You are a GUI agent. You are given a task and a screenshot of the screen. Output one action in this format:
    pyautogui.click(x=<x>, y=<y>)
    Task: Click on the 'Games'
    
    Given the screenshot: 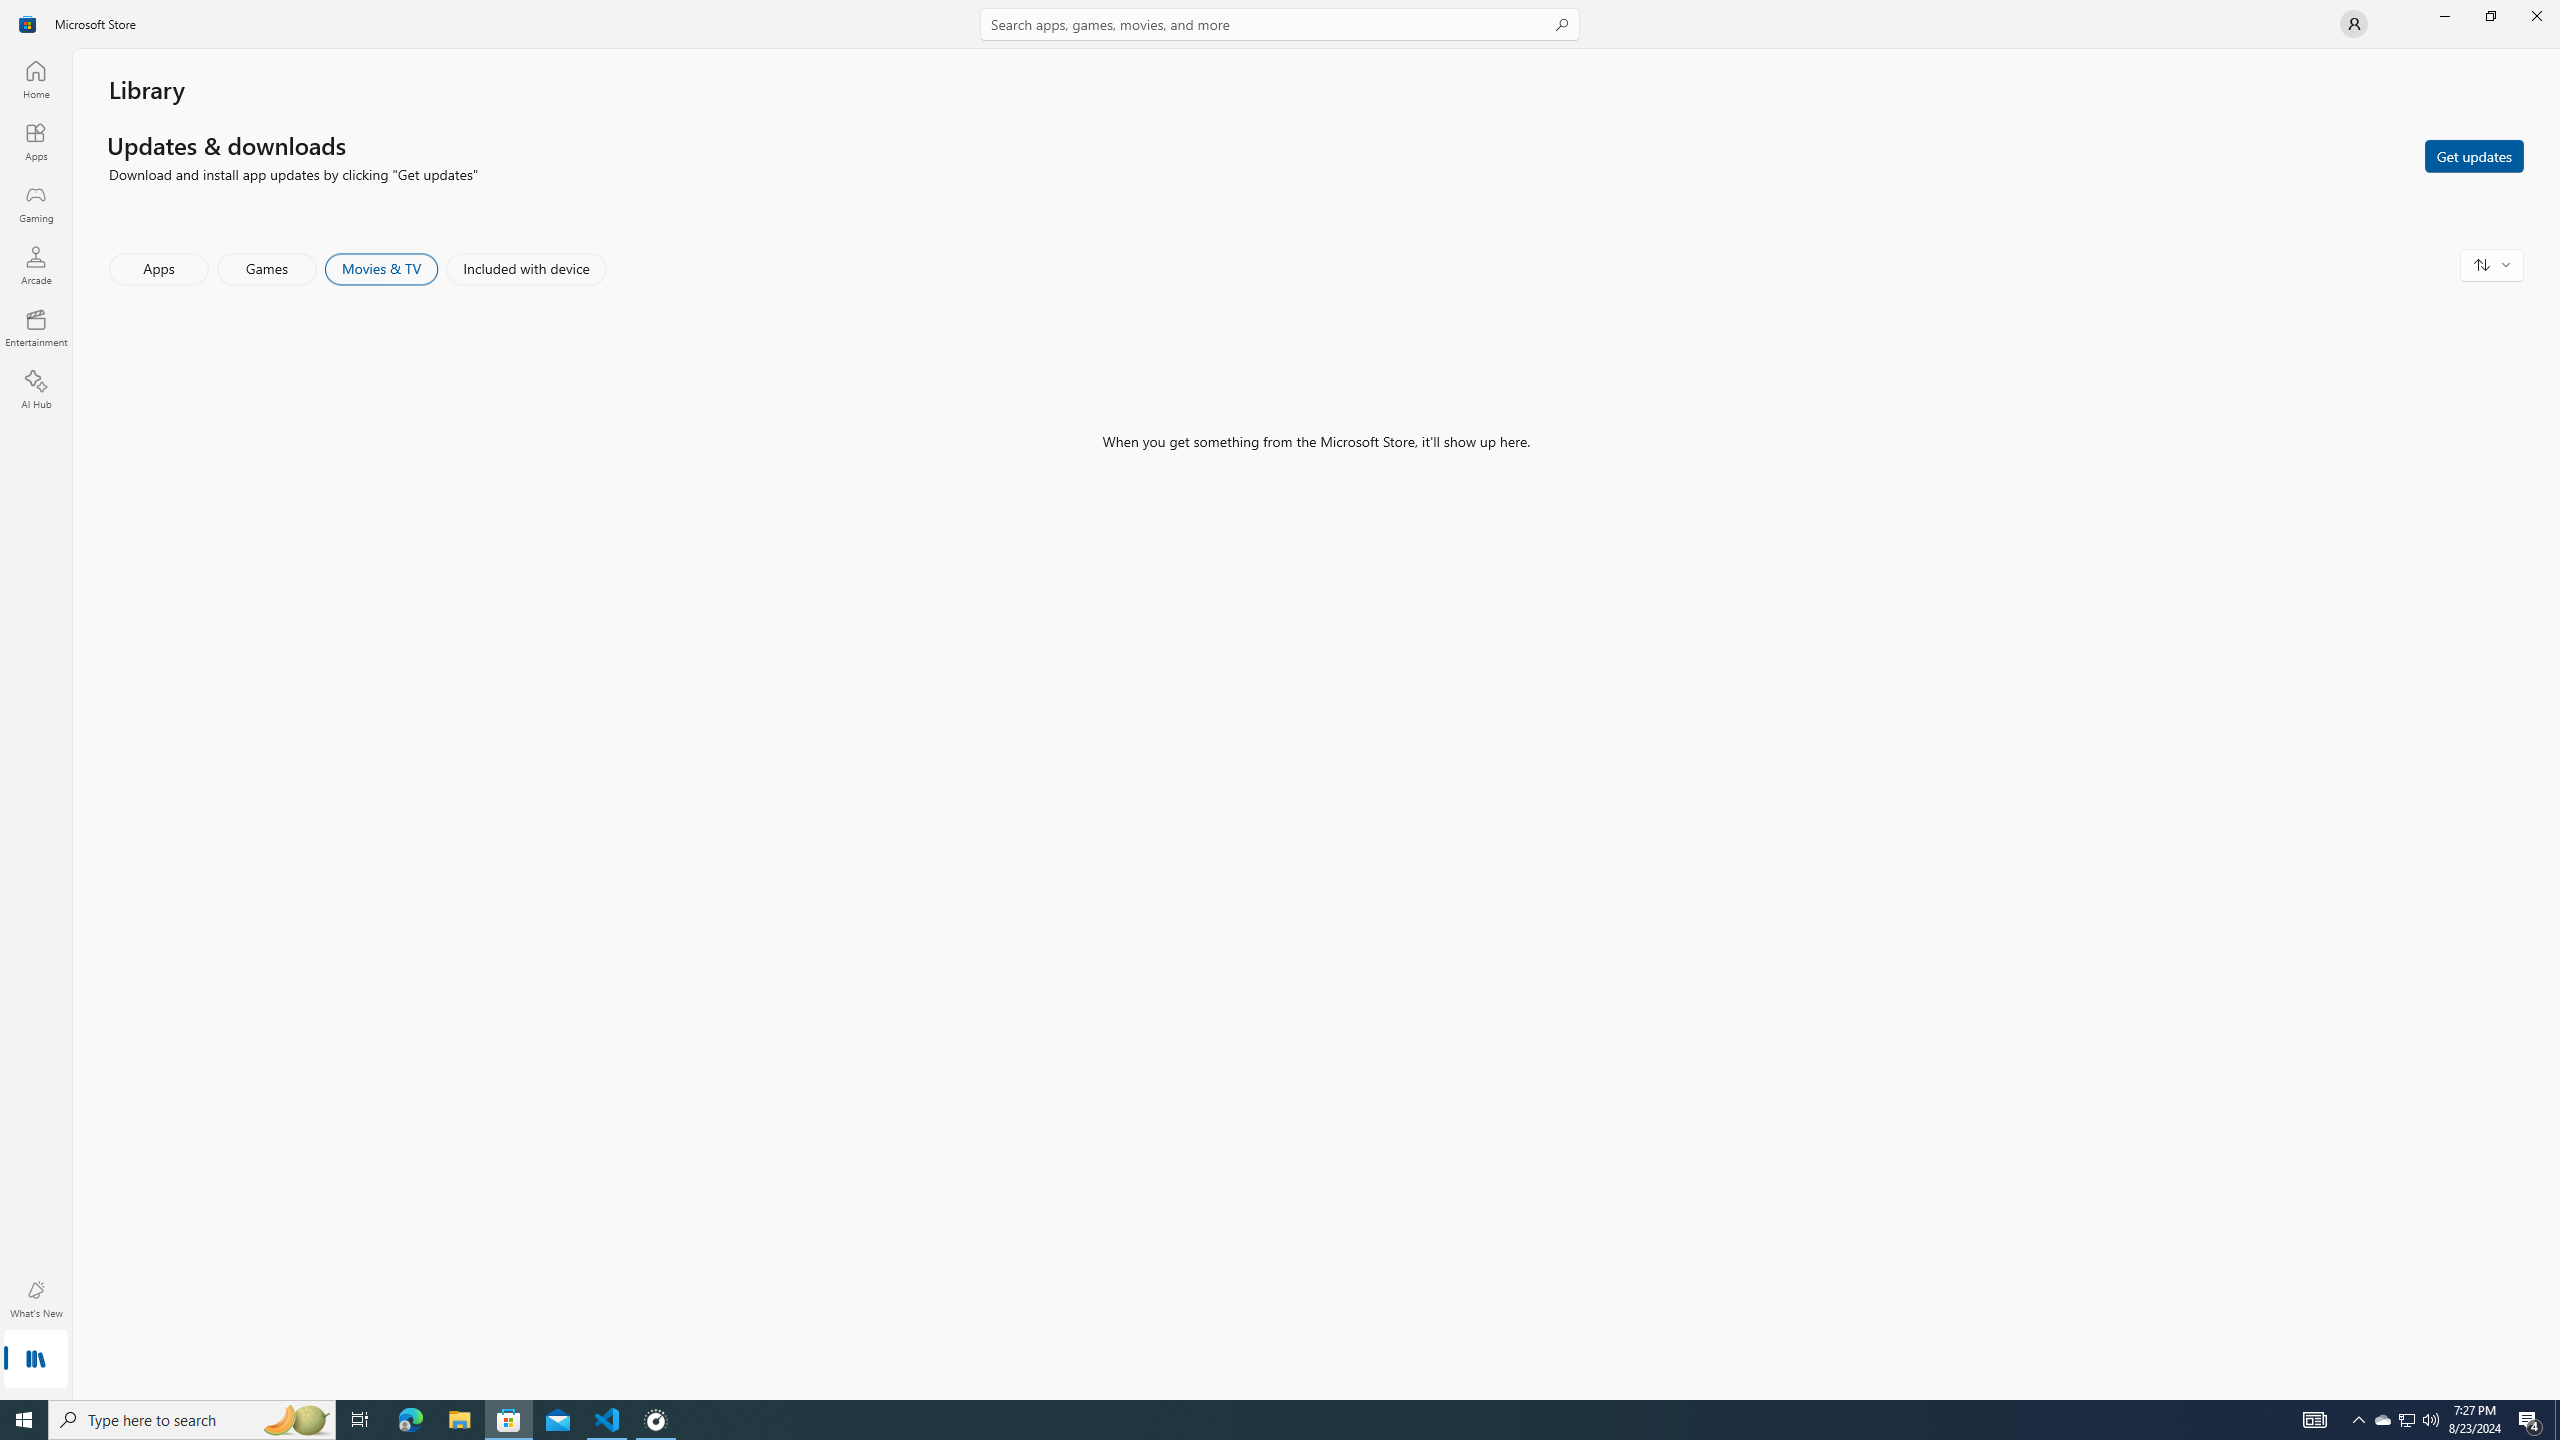 What is the action you would take?
    pyautogui.click(x=266, y=268)
    